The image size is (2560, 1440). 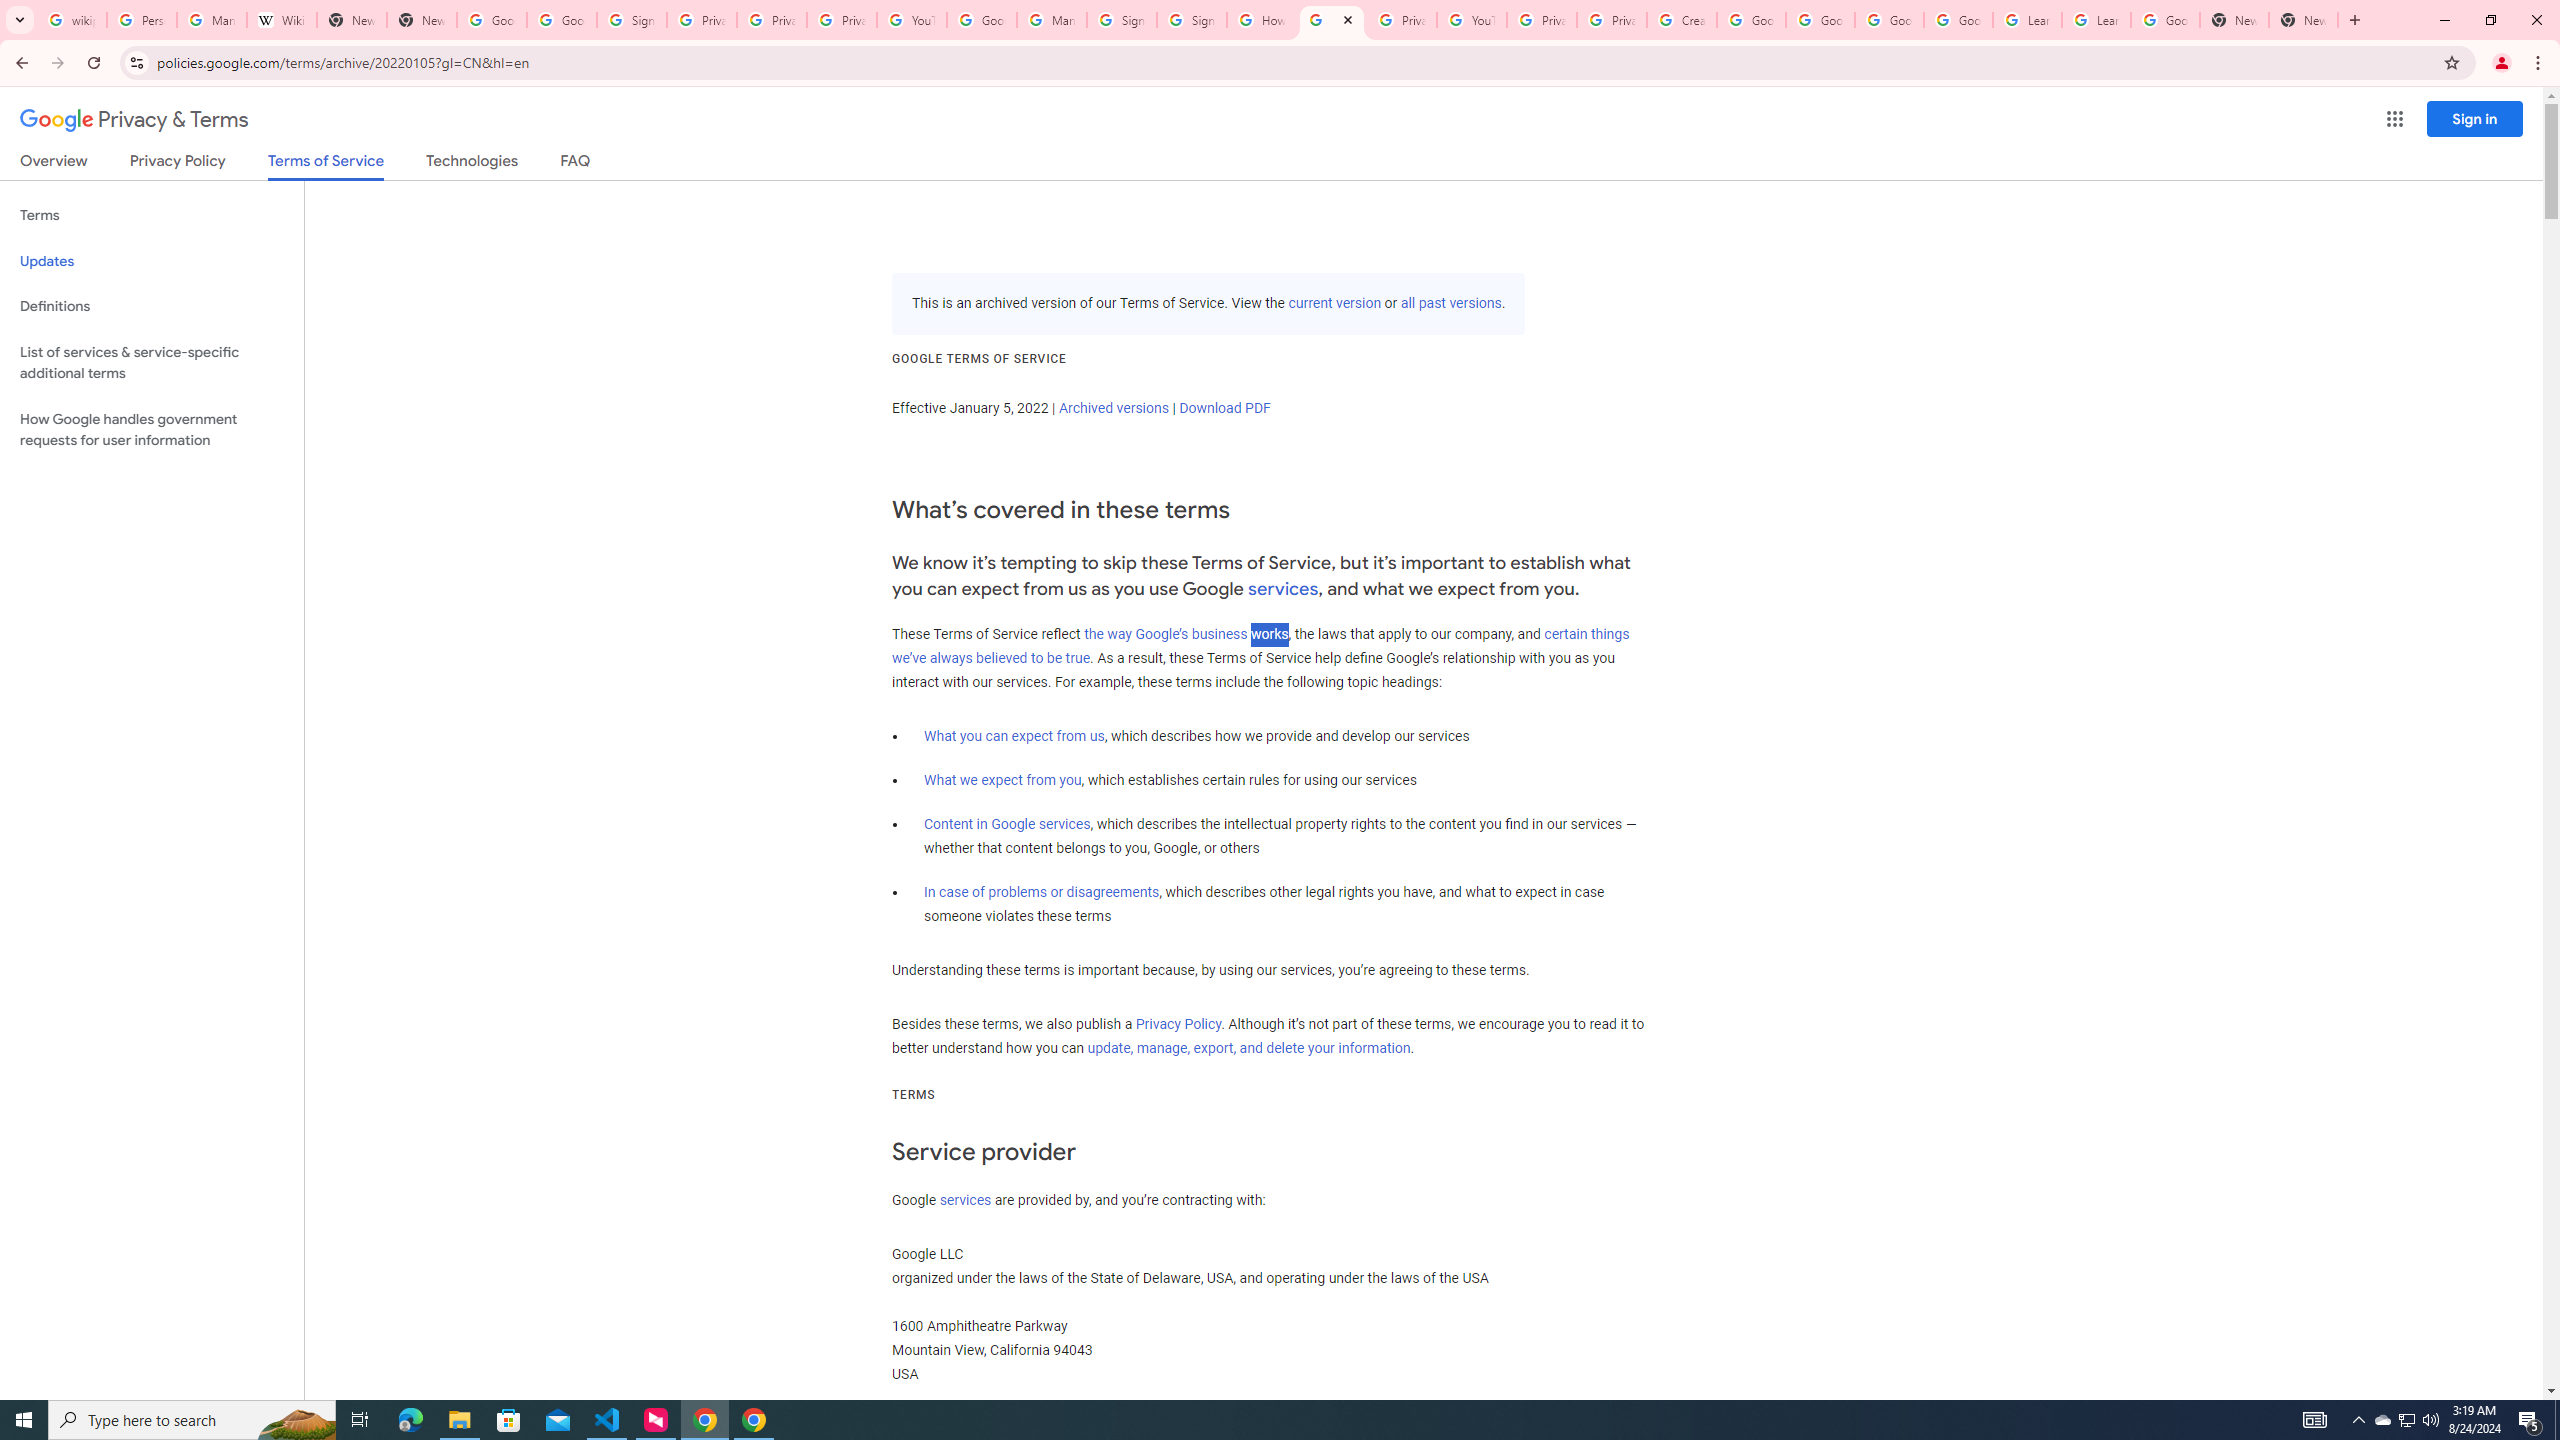 I want to click on 'Create your Google Account', so click(x=1680, y=19).